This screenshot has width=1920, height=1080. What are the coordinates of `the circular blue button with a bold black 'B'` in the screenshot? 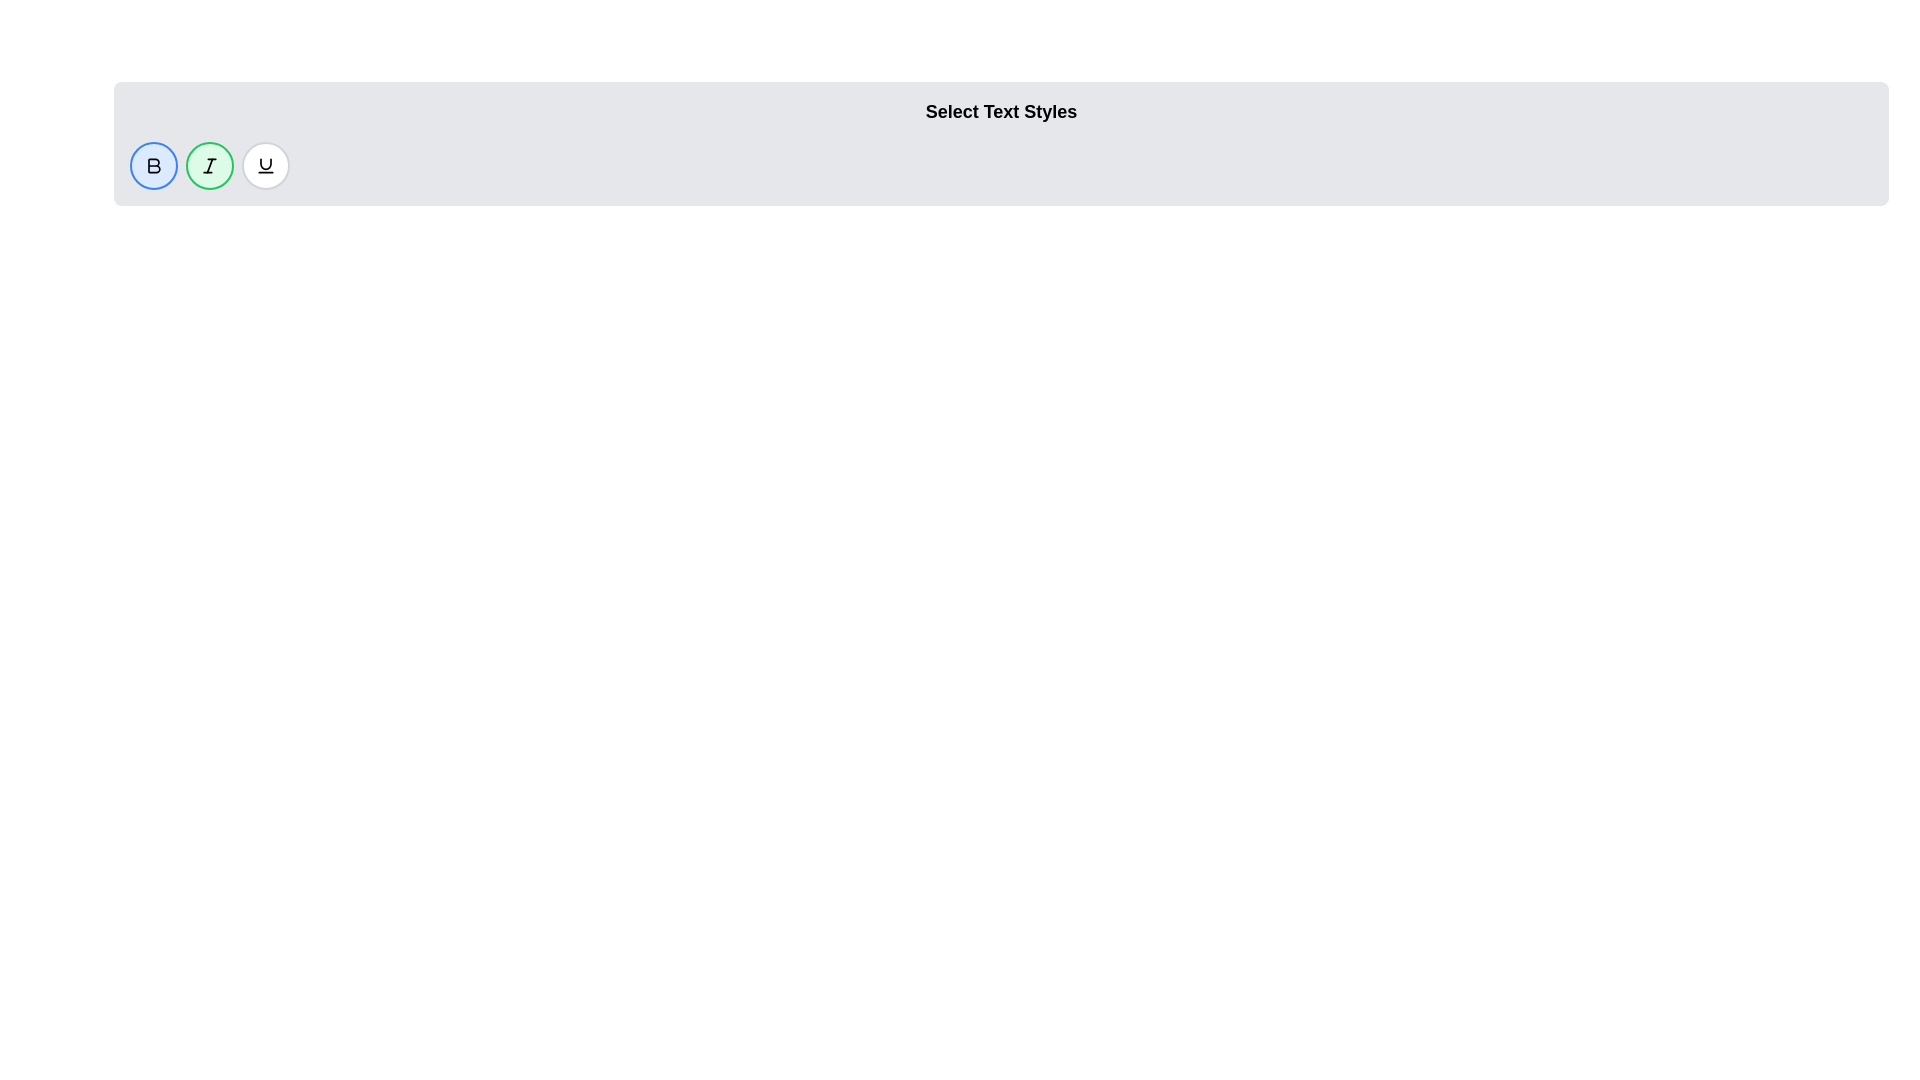 It's located at (152, 164).